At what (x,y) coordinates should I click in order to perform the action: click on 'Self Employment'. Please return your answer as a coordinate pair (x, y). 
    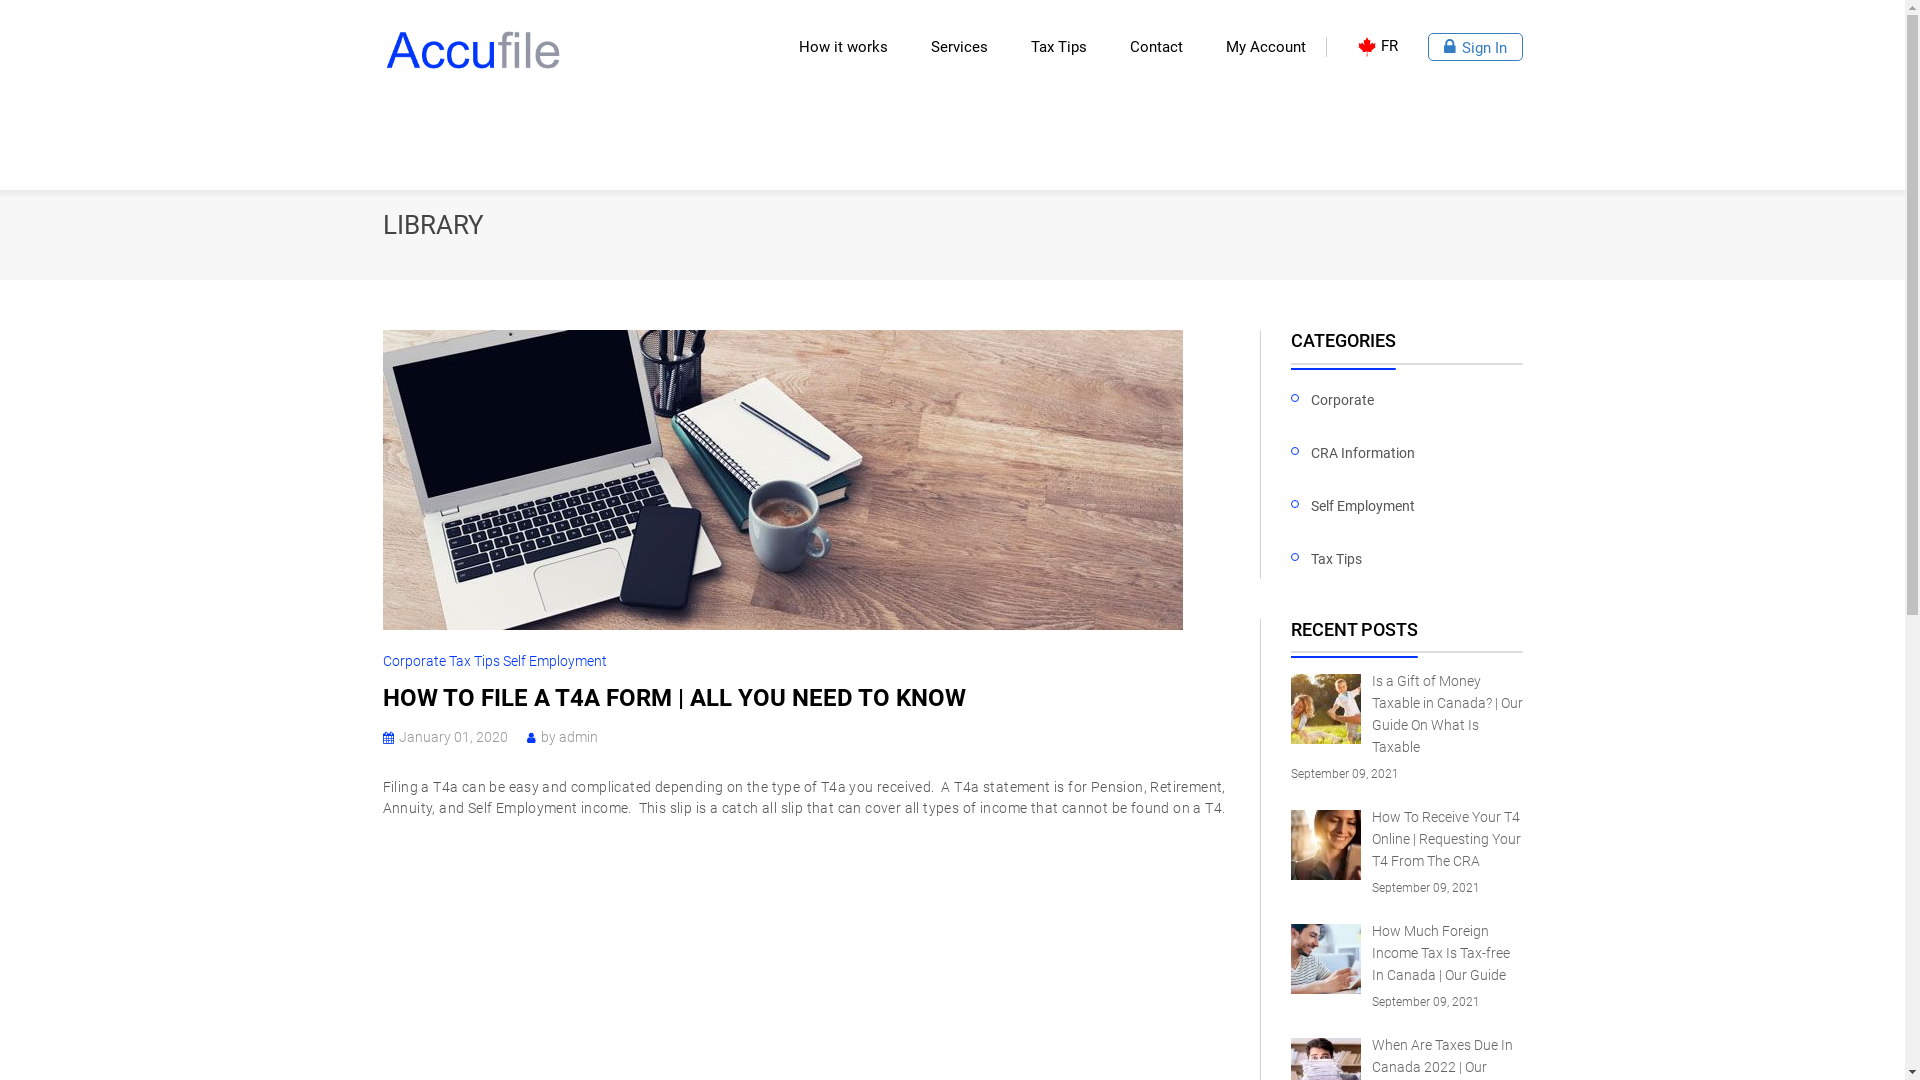
    Looking at the image, I should click on (1362, 505).